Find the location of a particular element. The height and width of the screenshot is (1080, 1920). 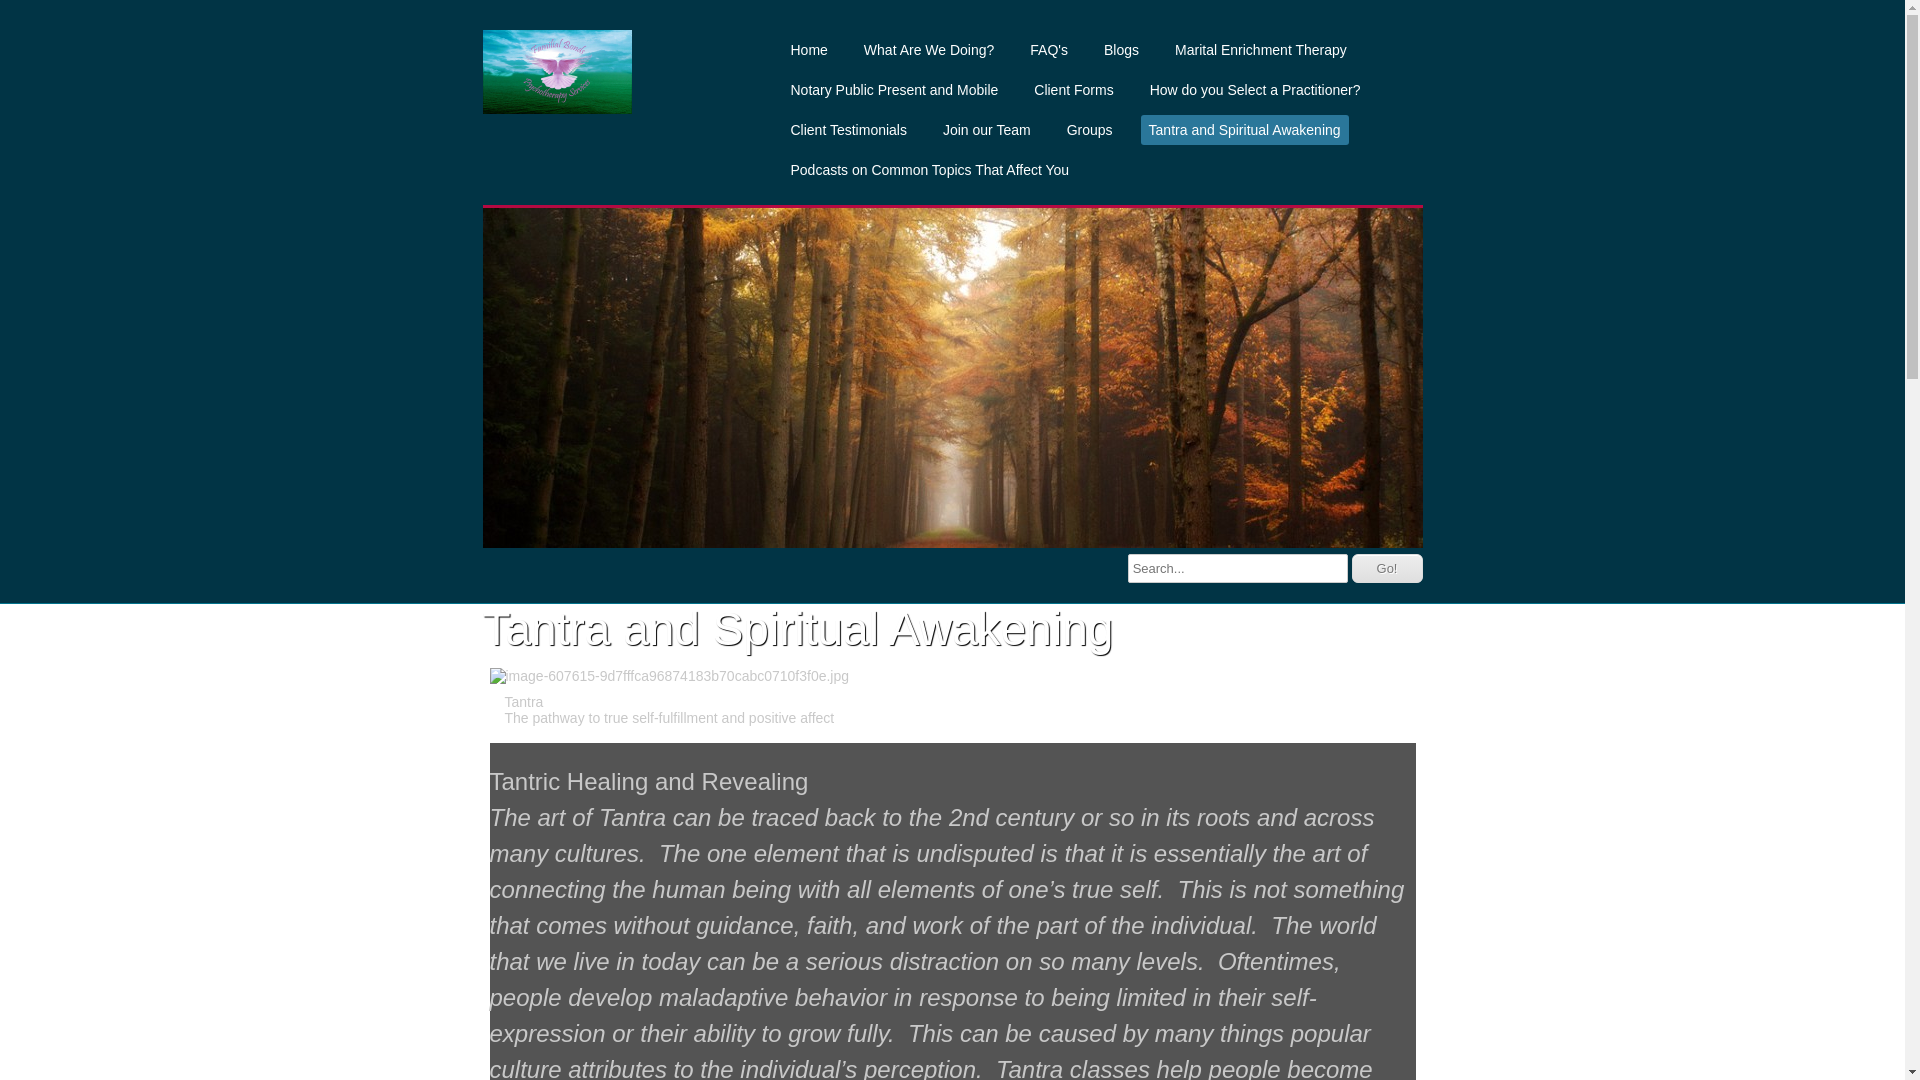

'FAQ's' is located at coordinates (1048, 49).